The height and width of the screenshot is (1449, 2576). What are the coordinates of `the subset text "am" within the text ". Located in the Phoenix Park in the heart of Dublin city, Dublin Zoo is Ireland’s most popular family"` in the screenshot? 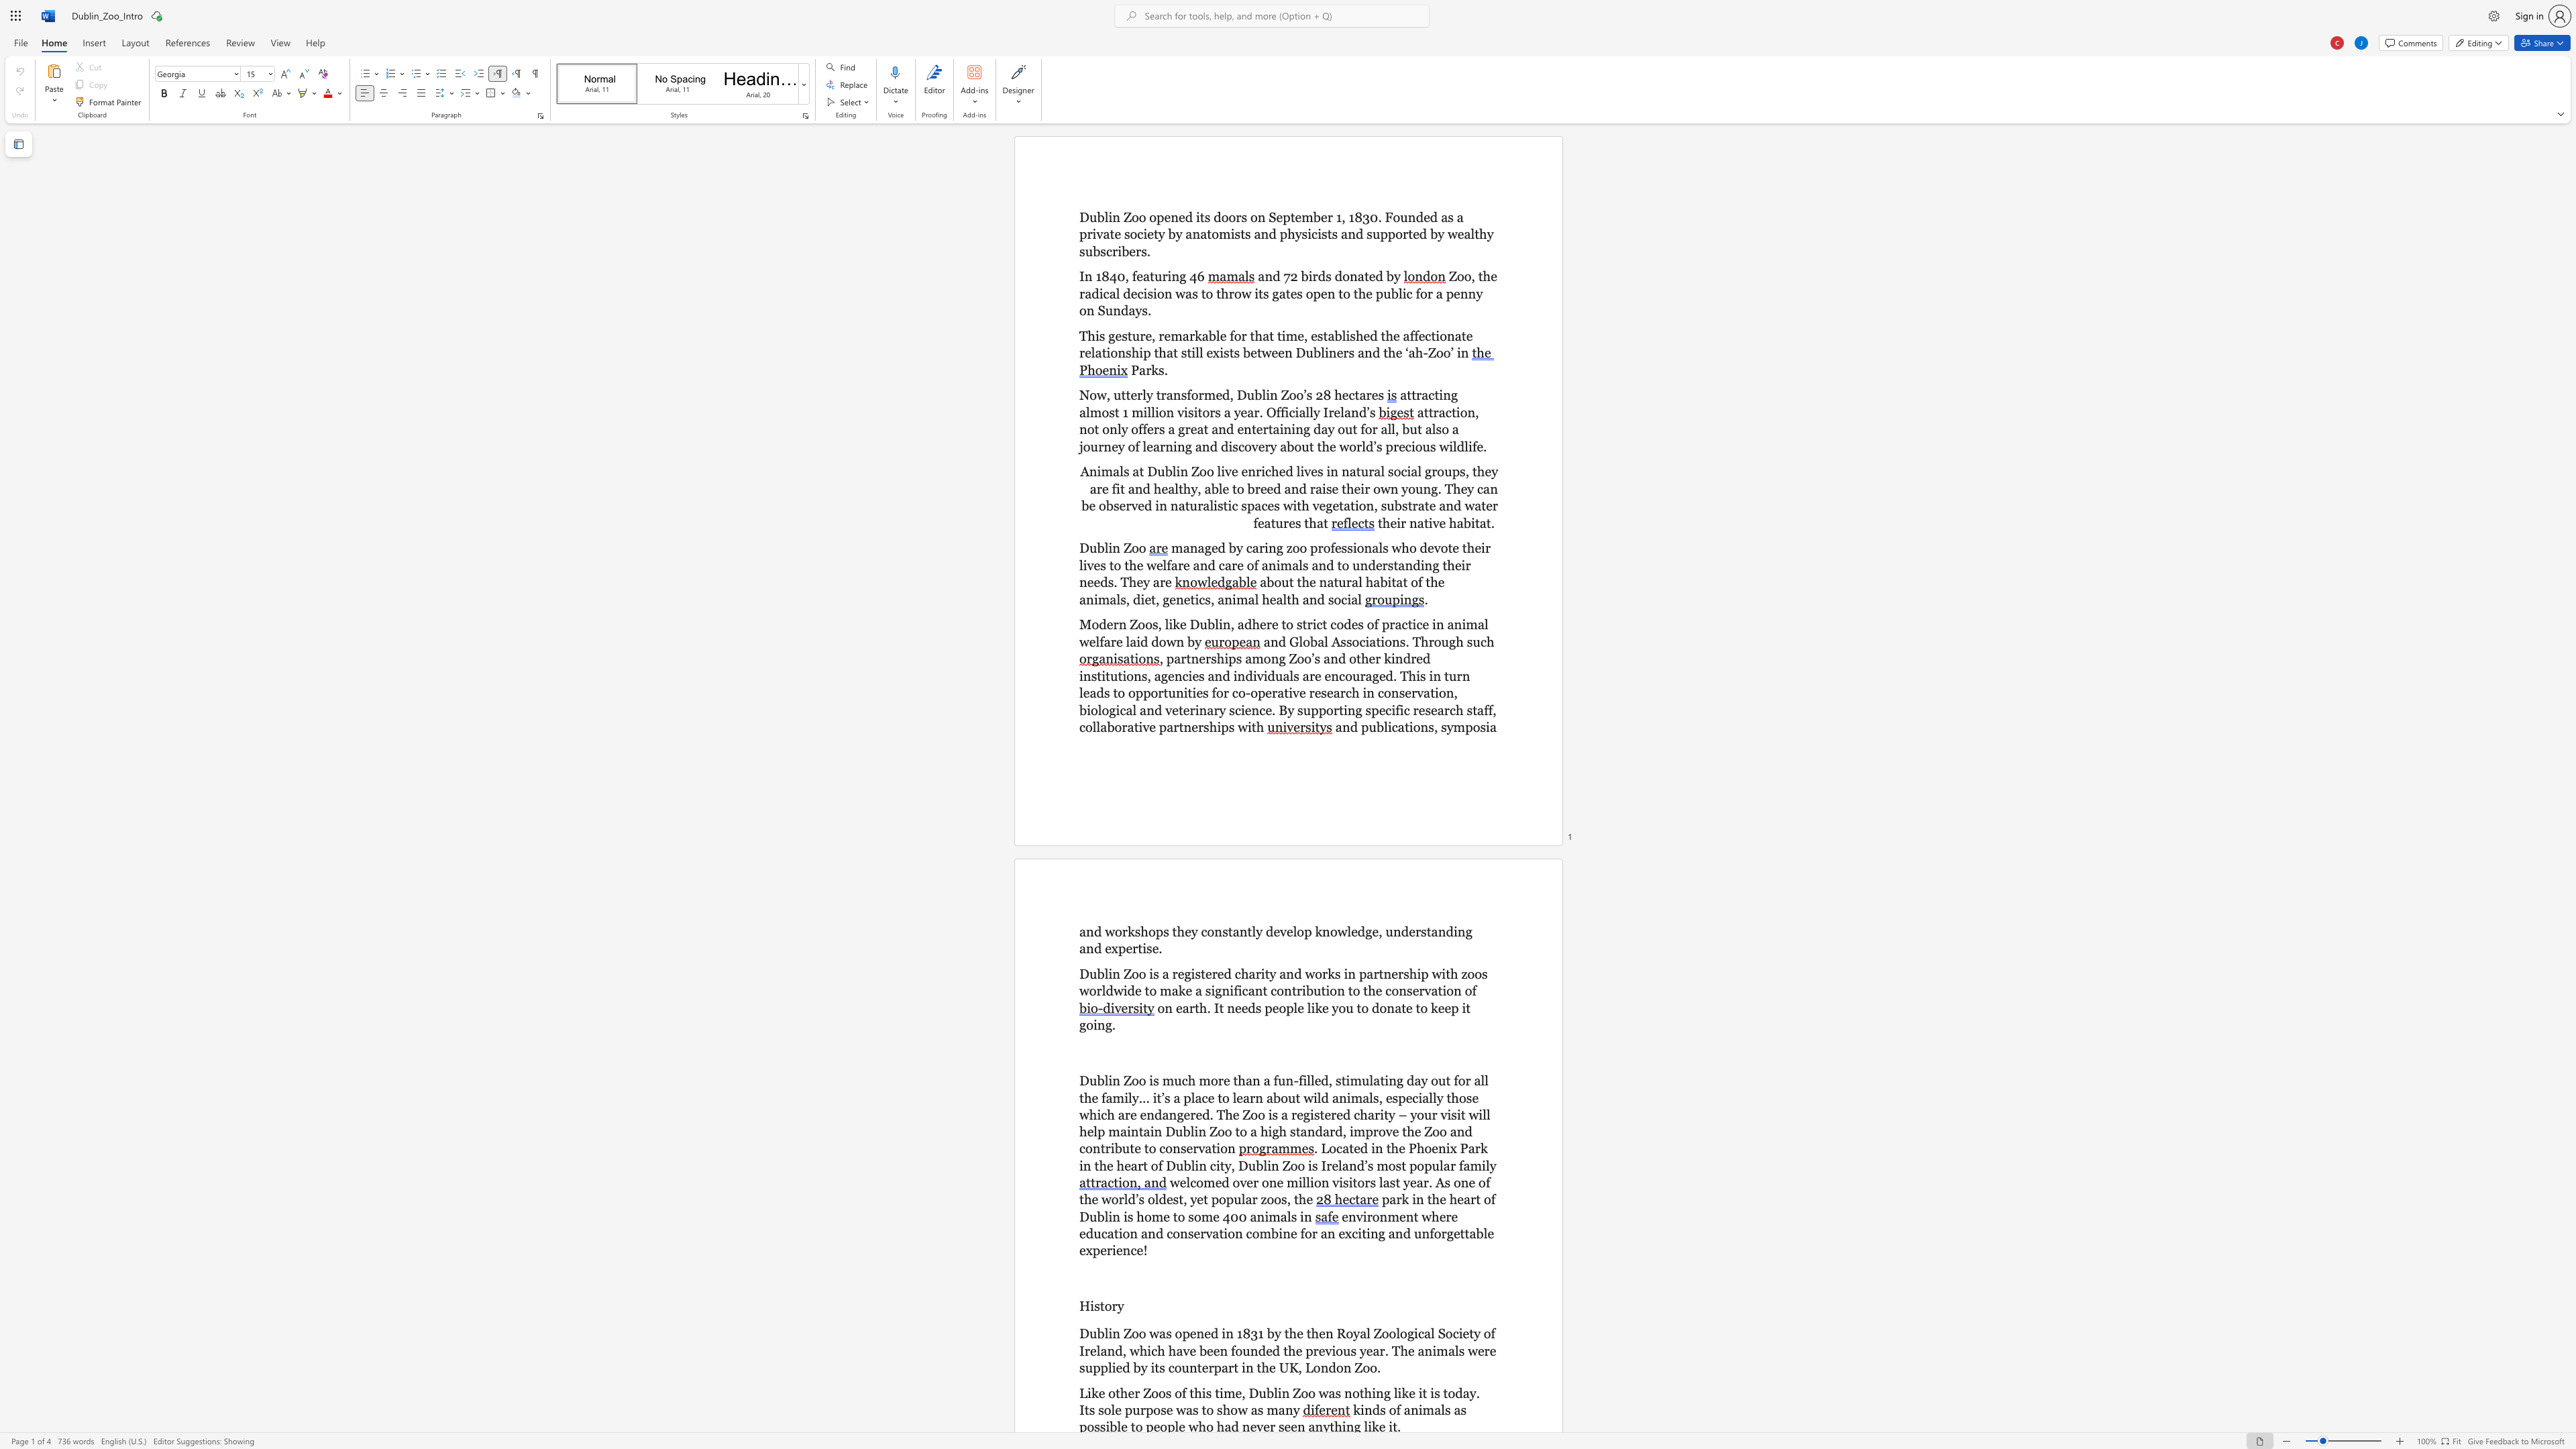 It's located at (1462, 1165).